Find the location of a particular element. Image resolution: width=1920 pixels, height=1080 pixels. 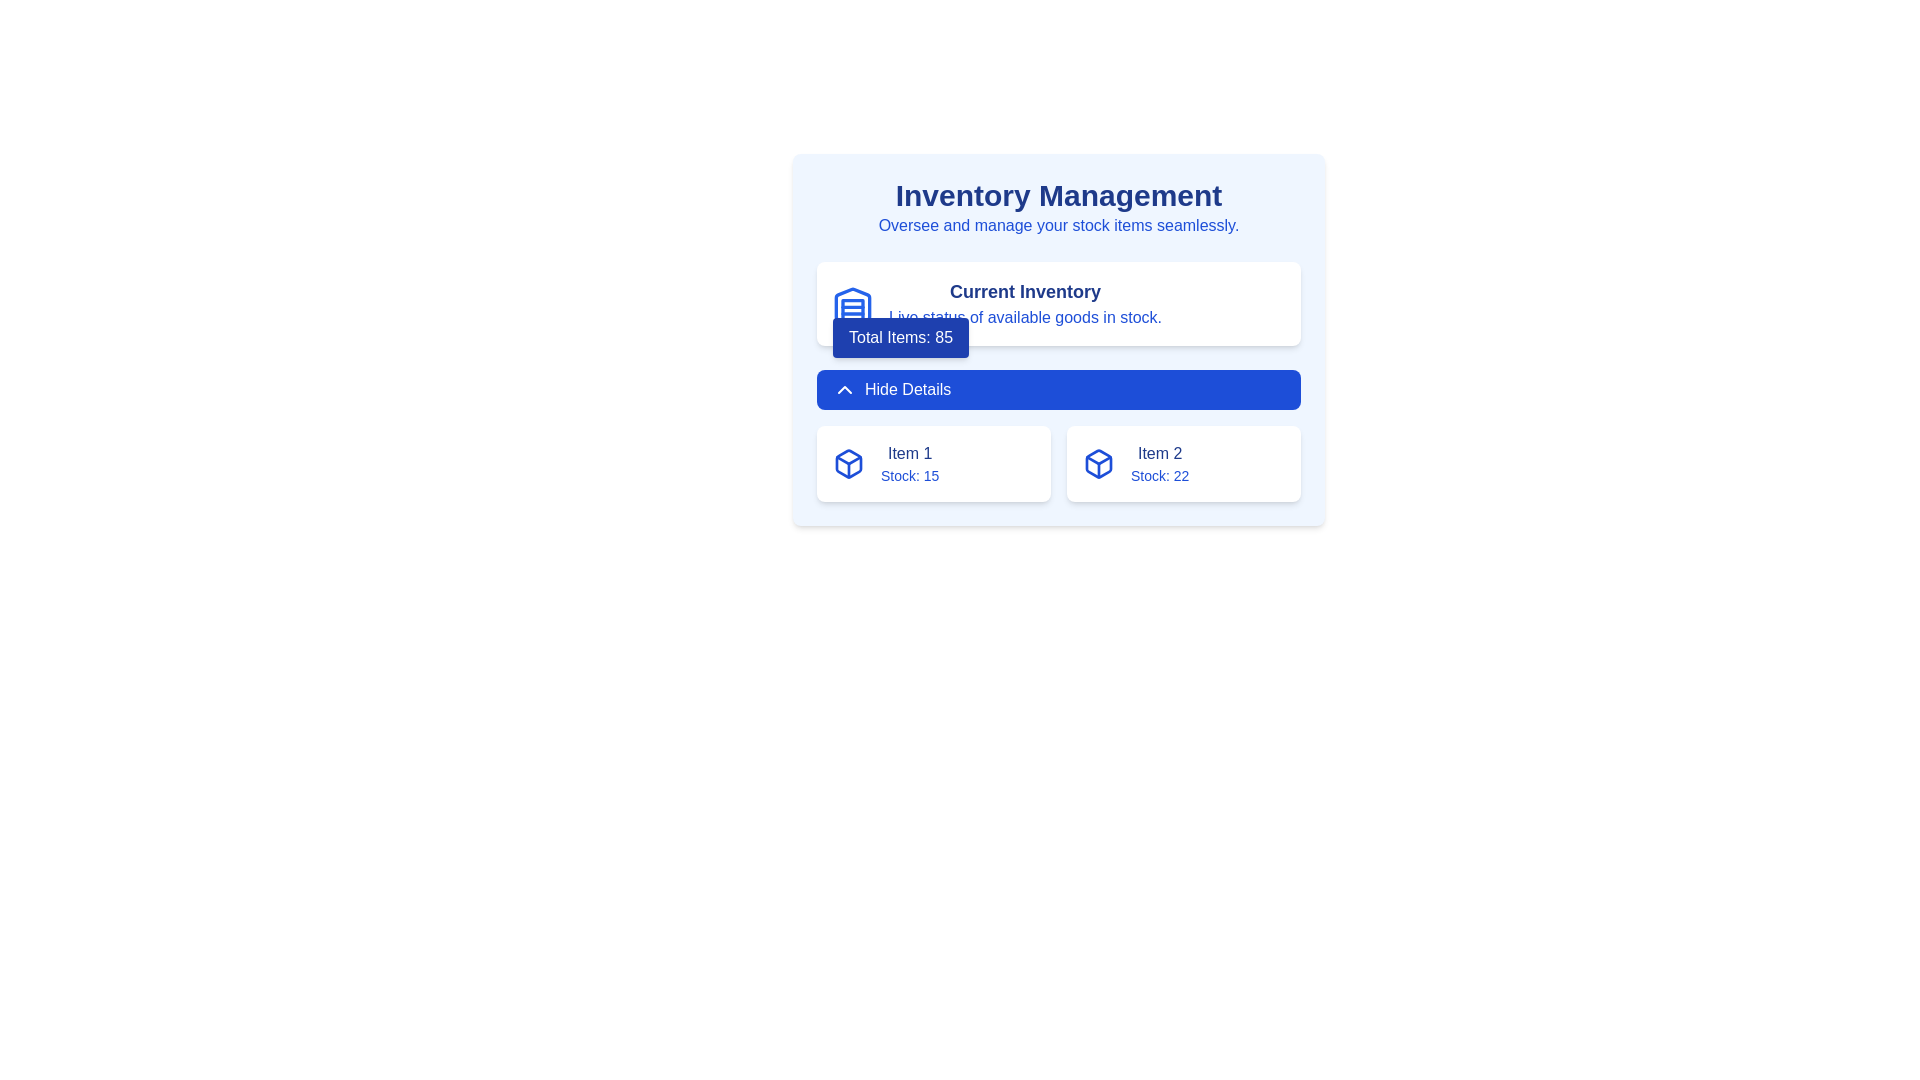

the Text Label that provides contextual information following the 'Current Inventory' label, which is styled in bold and larger font is located at coordinates (1025, 316).